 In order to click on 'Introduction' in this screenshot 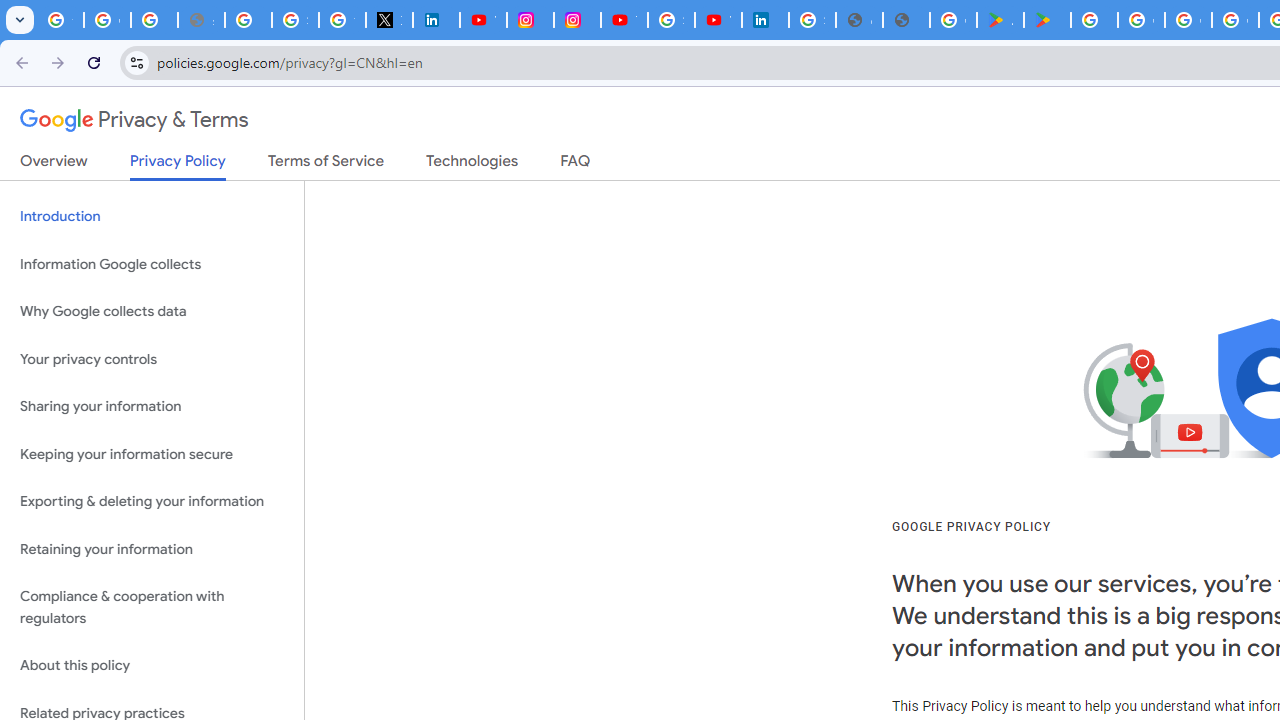, I will do `click(151, 217)`.